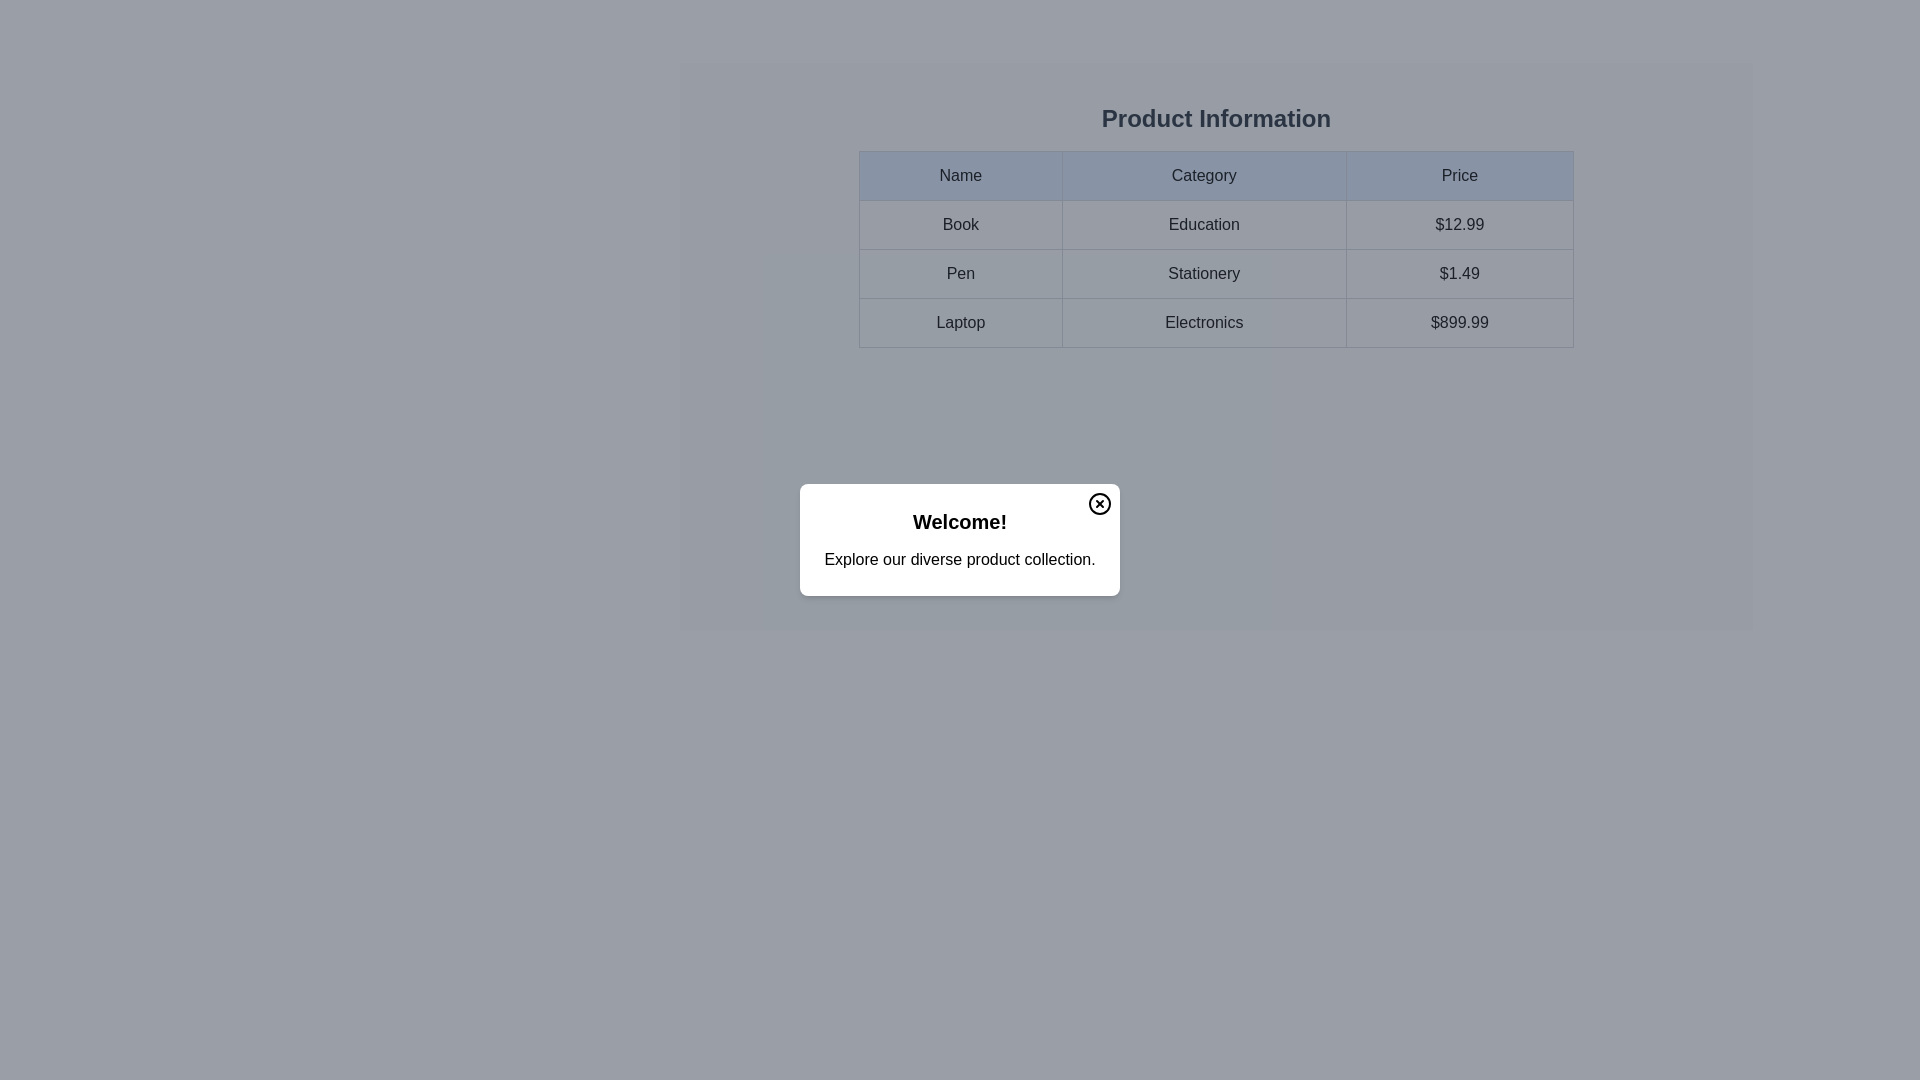 Image resolution: width=1920 pixels, height=1080 pixels. What do you see at coordinates (960, 224) in the screenshot?
I see `the item name in the product listing table that is located in the 'Name' column, aligned with the 'Education' category, and priced at $12.99` at bounding box center [960, 224].